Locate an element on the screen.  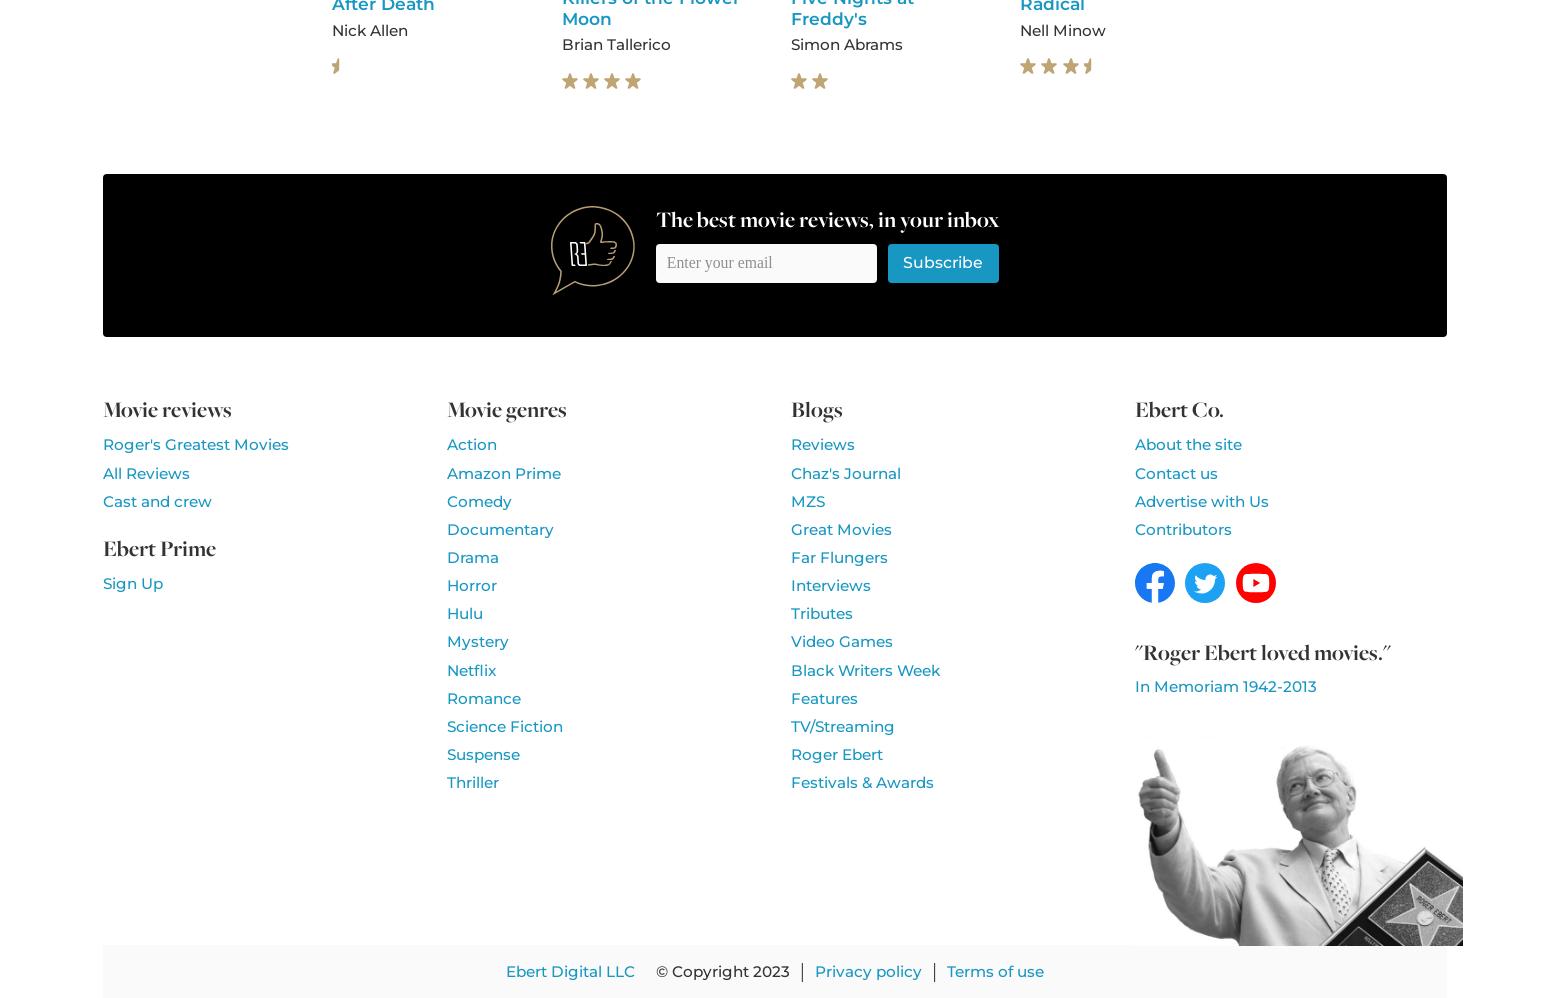
'Amazon Prime' is located at coordinates (501, 471).